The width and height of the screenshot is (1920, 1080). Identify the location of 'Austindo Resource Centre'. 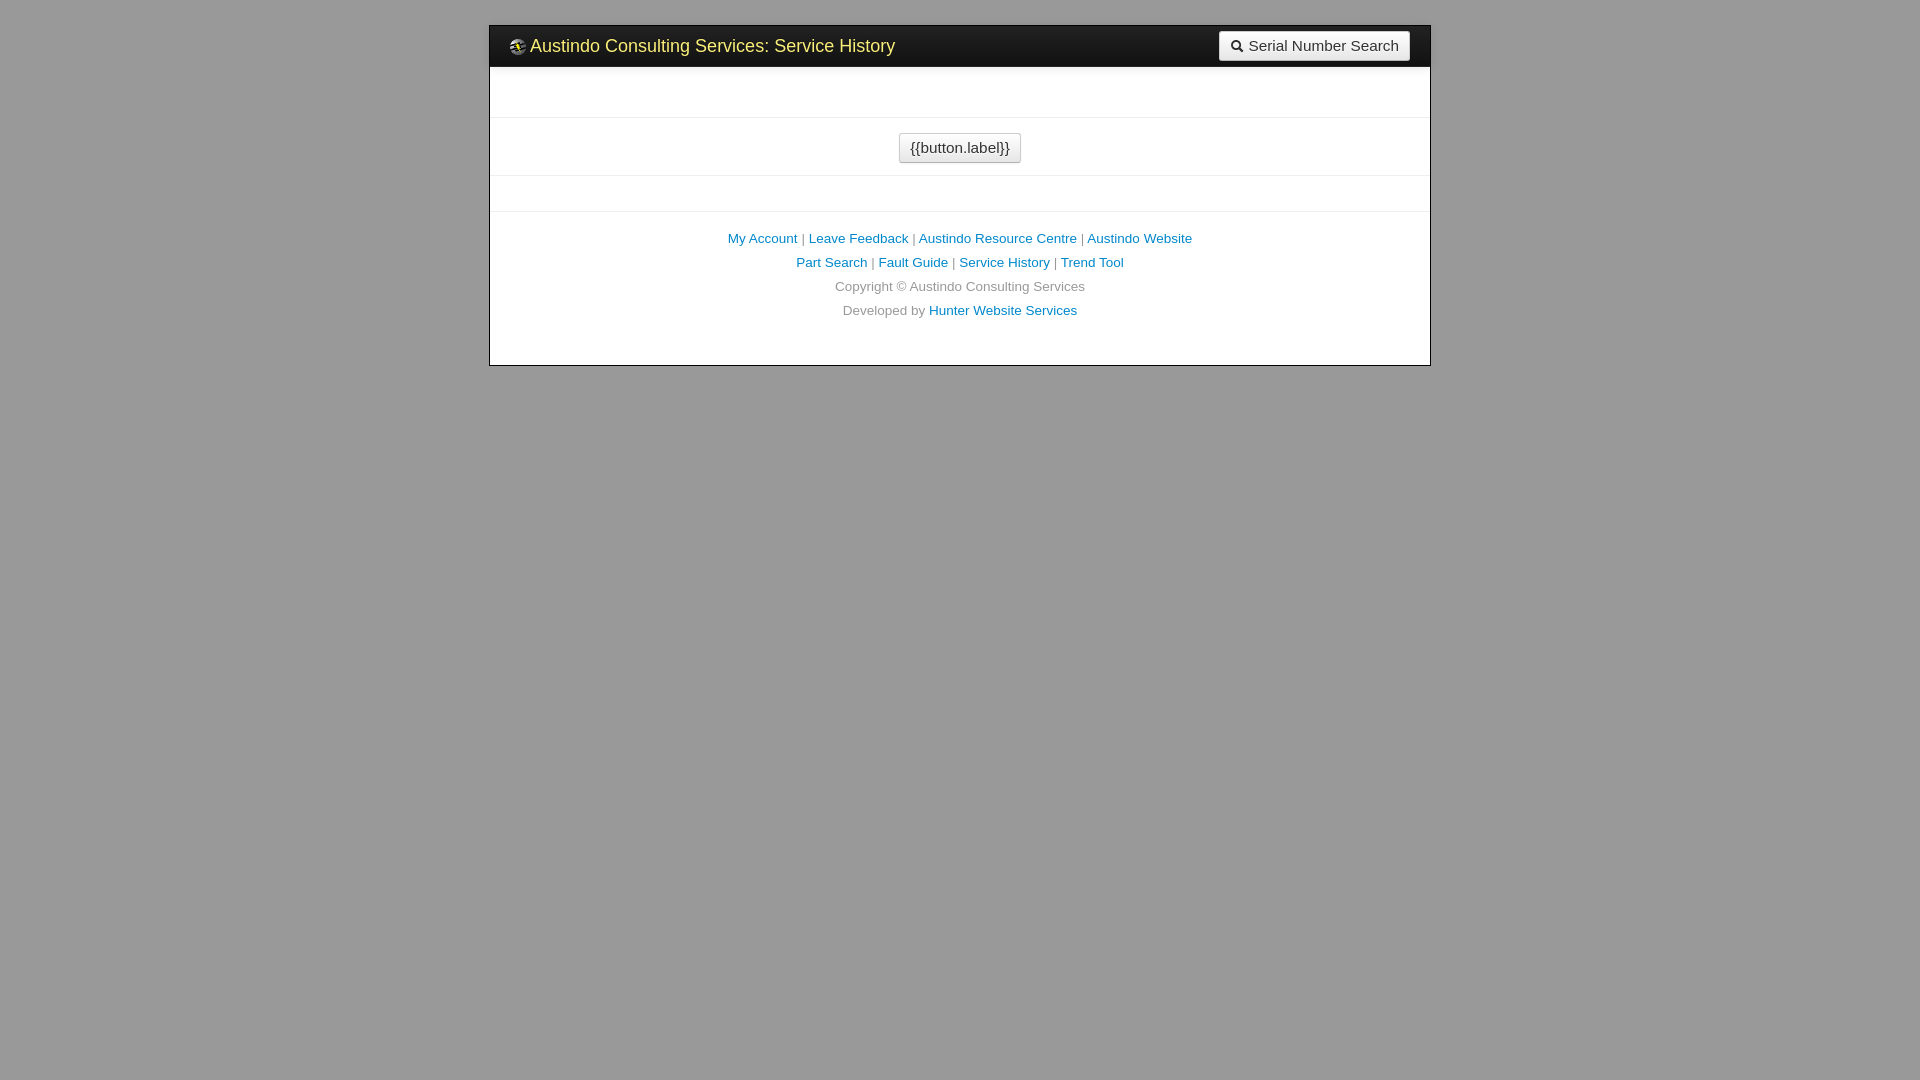
(998, 237).